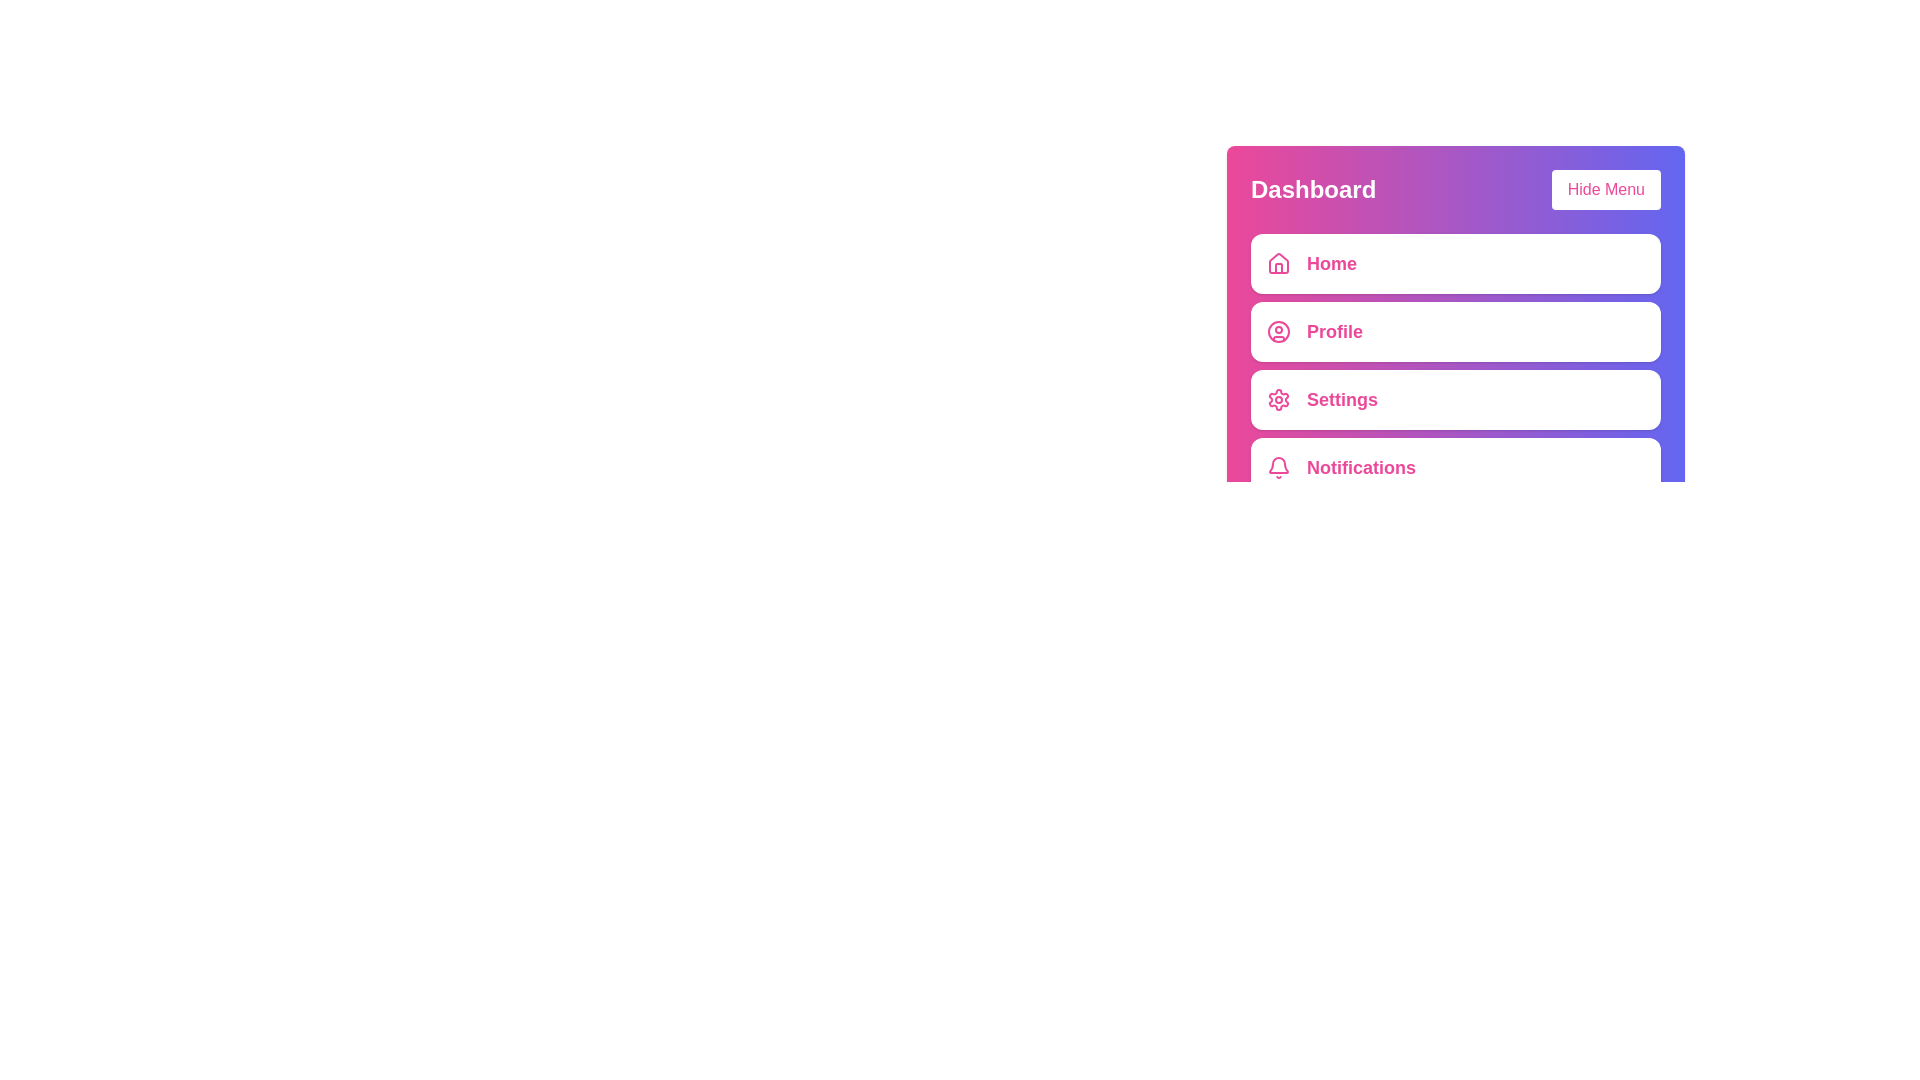 Image resolution: width=1920 pixels, height=1080 pixels. What do you see at coordinates (1455, 400) in the screenshot?
I see `the menu item labeled Settings` at bounding box center [1455, 400].